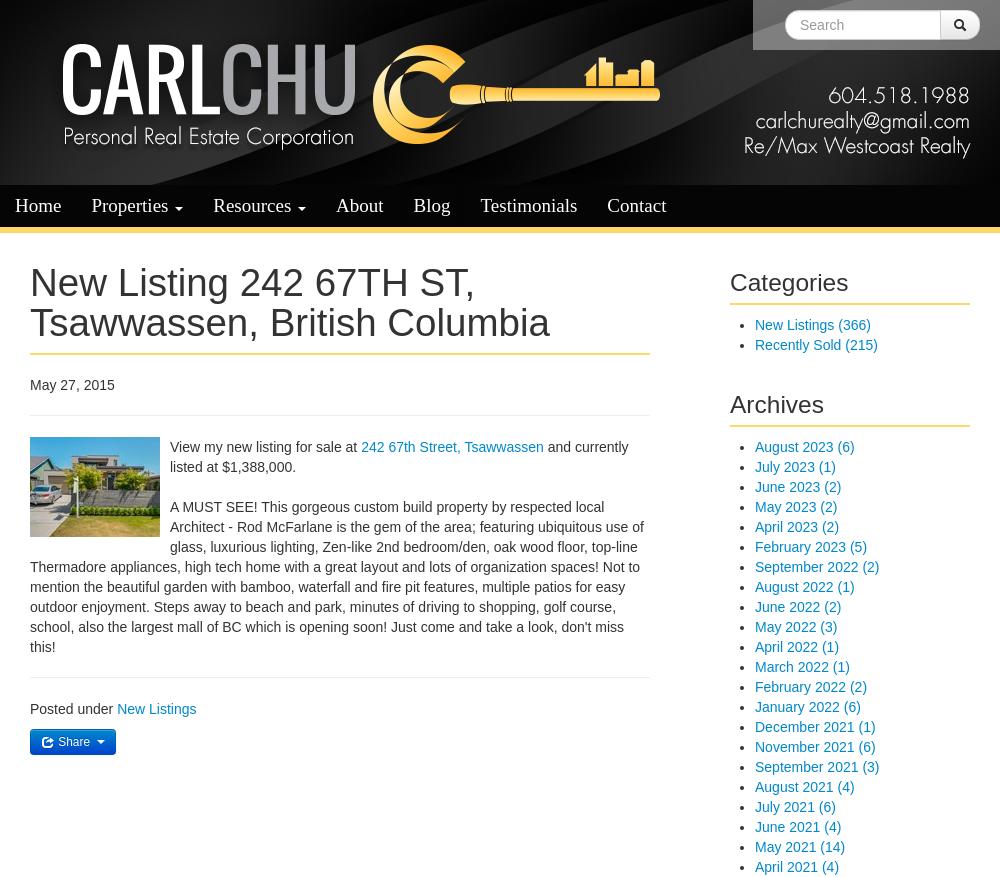 This screenshot has width=1000, height=877. What do you see at coordinates (55, 742) in the screenshot?
I see `'Share'` at bounding box center [55, 742].